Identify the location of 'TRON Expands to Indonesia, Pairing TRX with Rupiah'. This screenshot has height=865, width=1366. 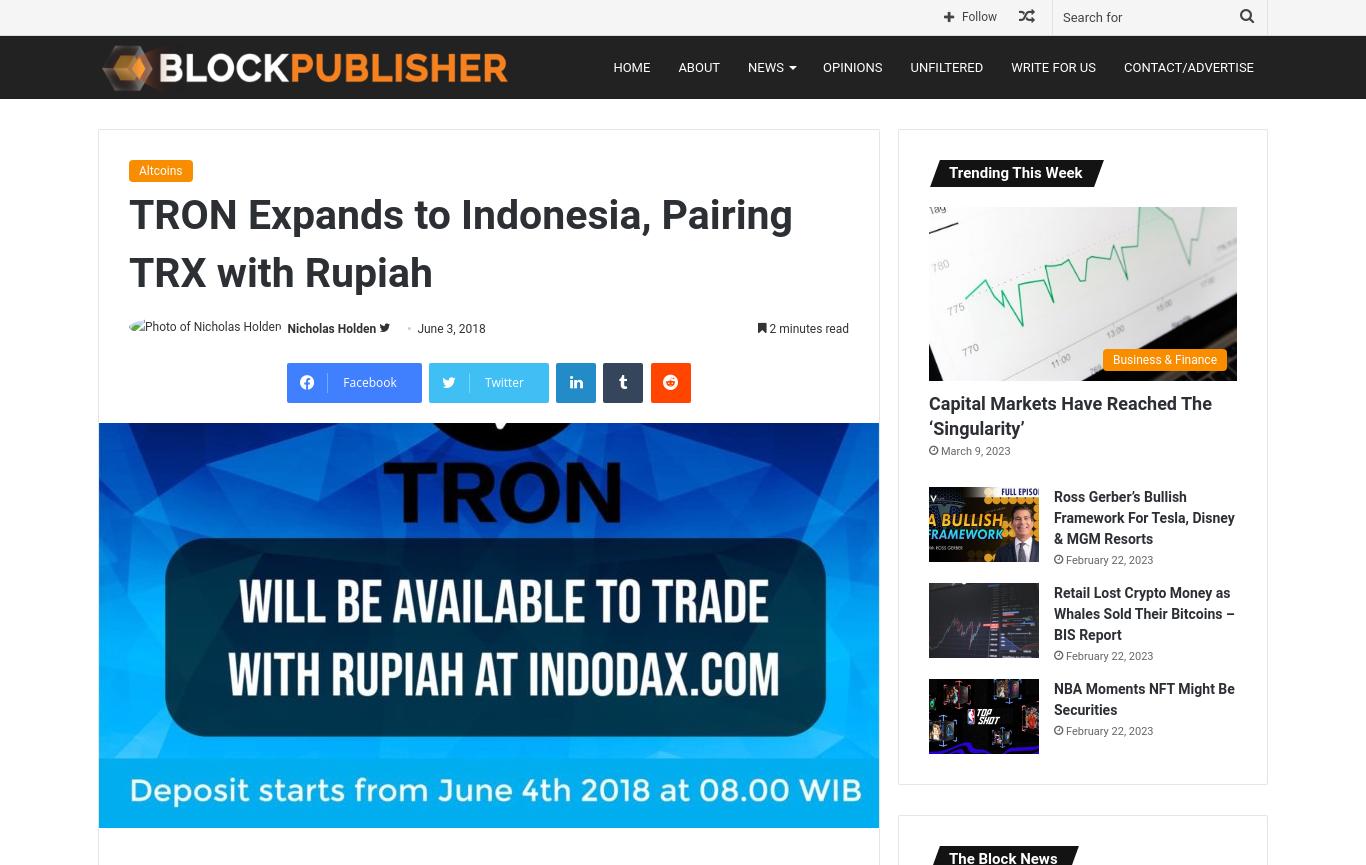
(127, 242).